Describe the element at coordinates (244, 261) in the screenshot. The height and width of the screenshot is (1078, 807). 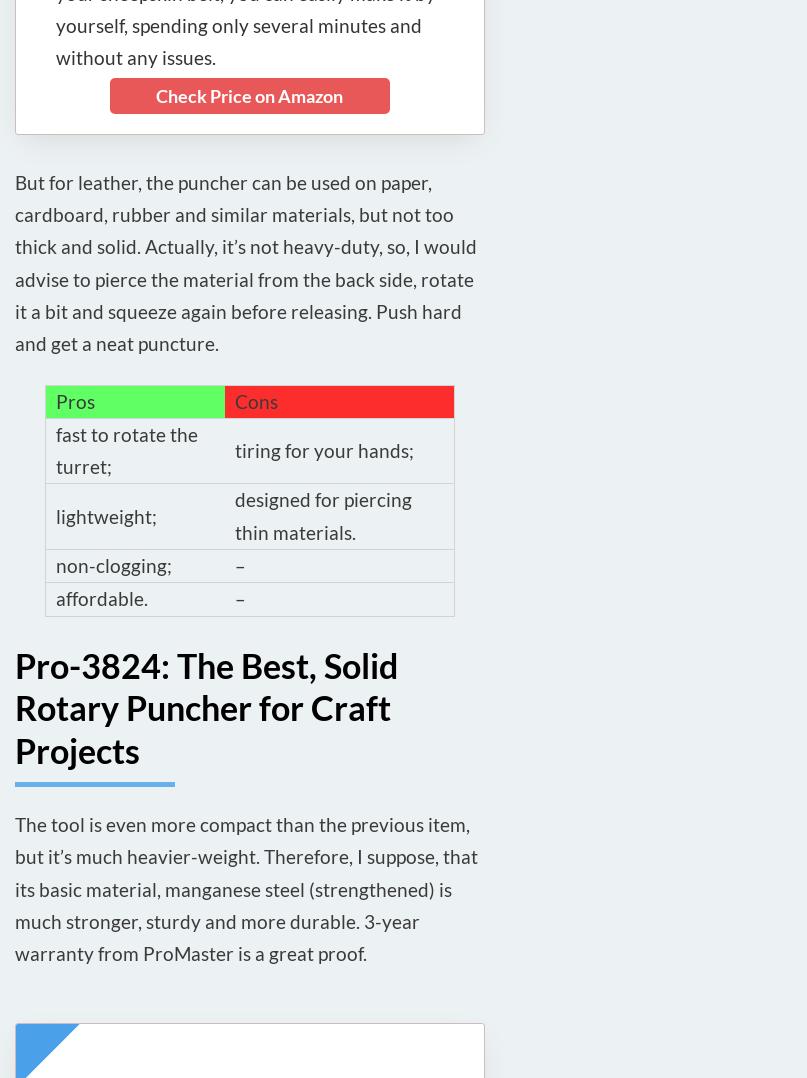
I see `'But for leather, the puncher can be used on paper, cardboard, rubber and similar materials, but not too thick and solid. Actually, it’s not heavy-duty, so, I would advise to pierce the material from the back side, rotate it a bit and squeeze again before releasing. Push hard and get a neat puncture.'` at that location.